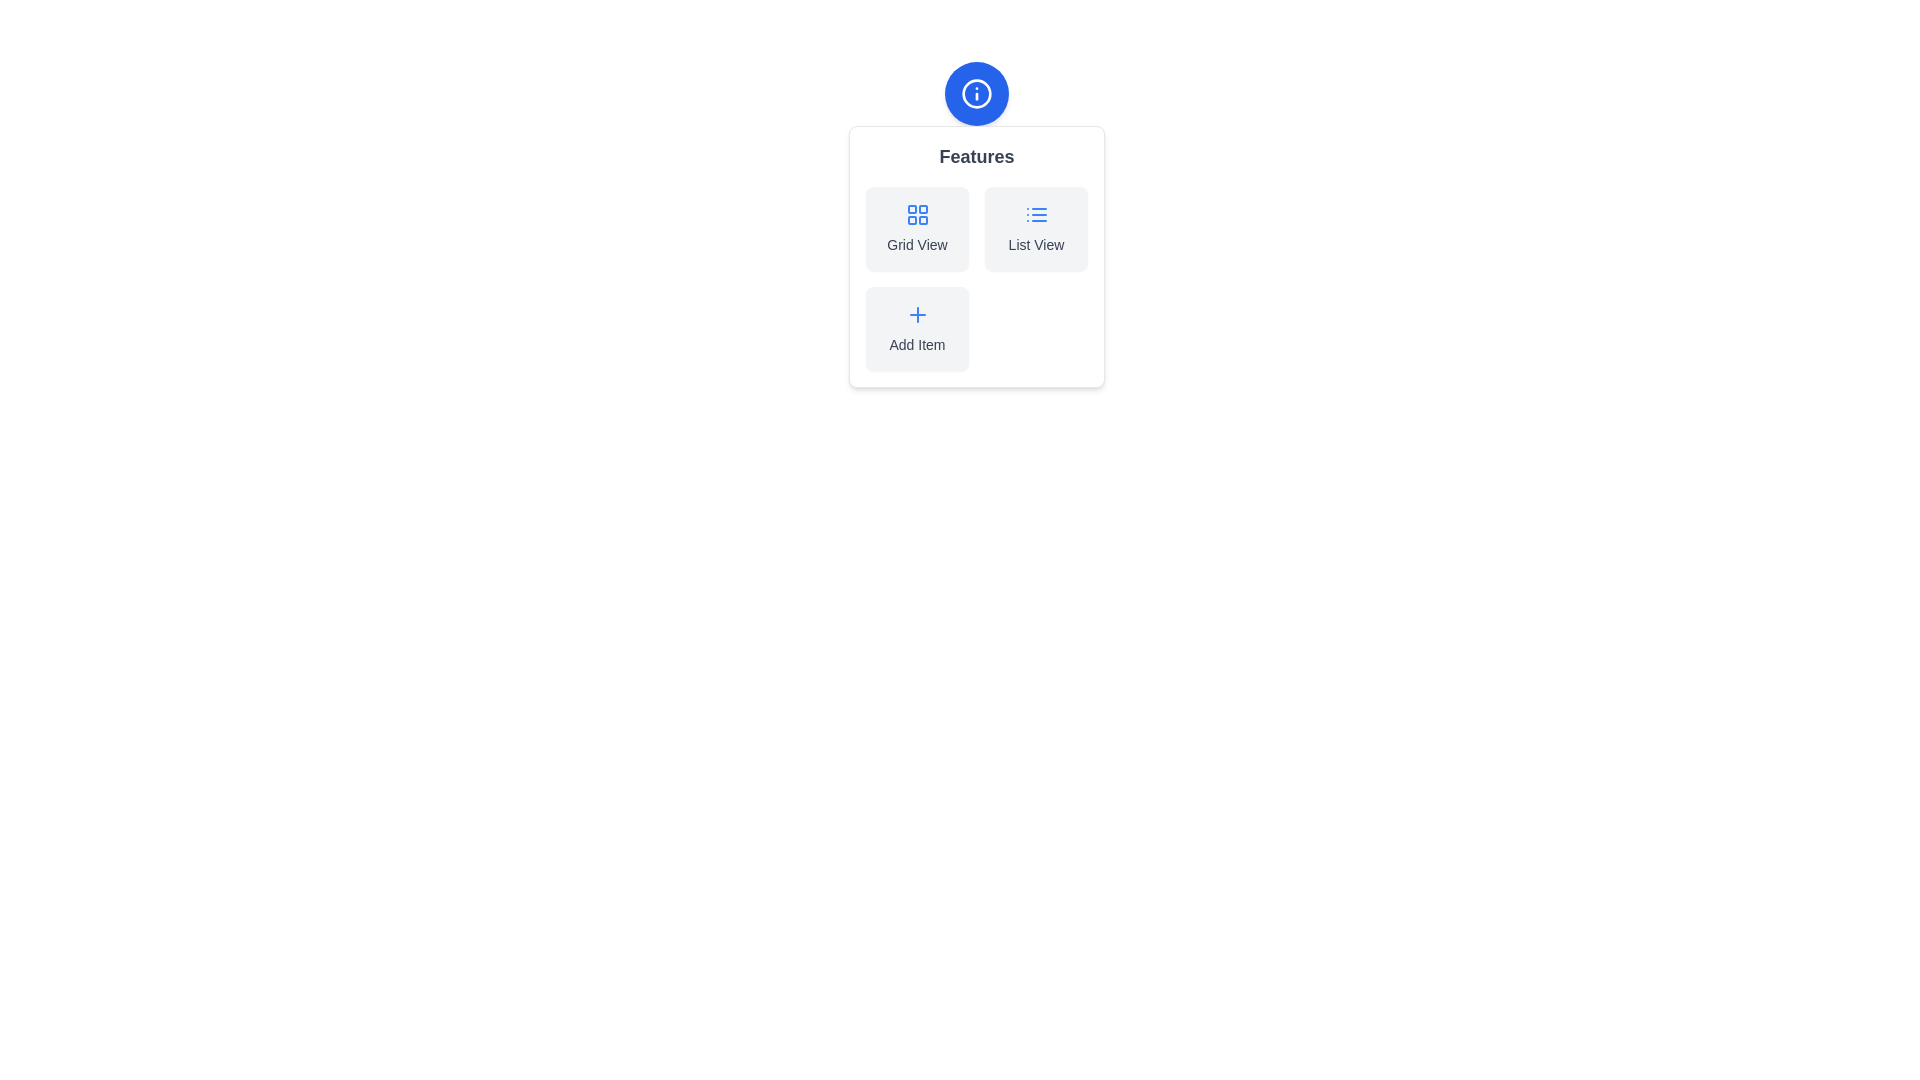  Describe the element at coordinates (977, 156) in the screenshot. I see `the text label displaying 'Features', which is styled in gray with a bold font and serves as the header for the options like 'Grid View', 'List View', and 'Add Item'` at that location.